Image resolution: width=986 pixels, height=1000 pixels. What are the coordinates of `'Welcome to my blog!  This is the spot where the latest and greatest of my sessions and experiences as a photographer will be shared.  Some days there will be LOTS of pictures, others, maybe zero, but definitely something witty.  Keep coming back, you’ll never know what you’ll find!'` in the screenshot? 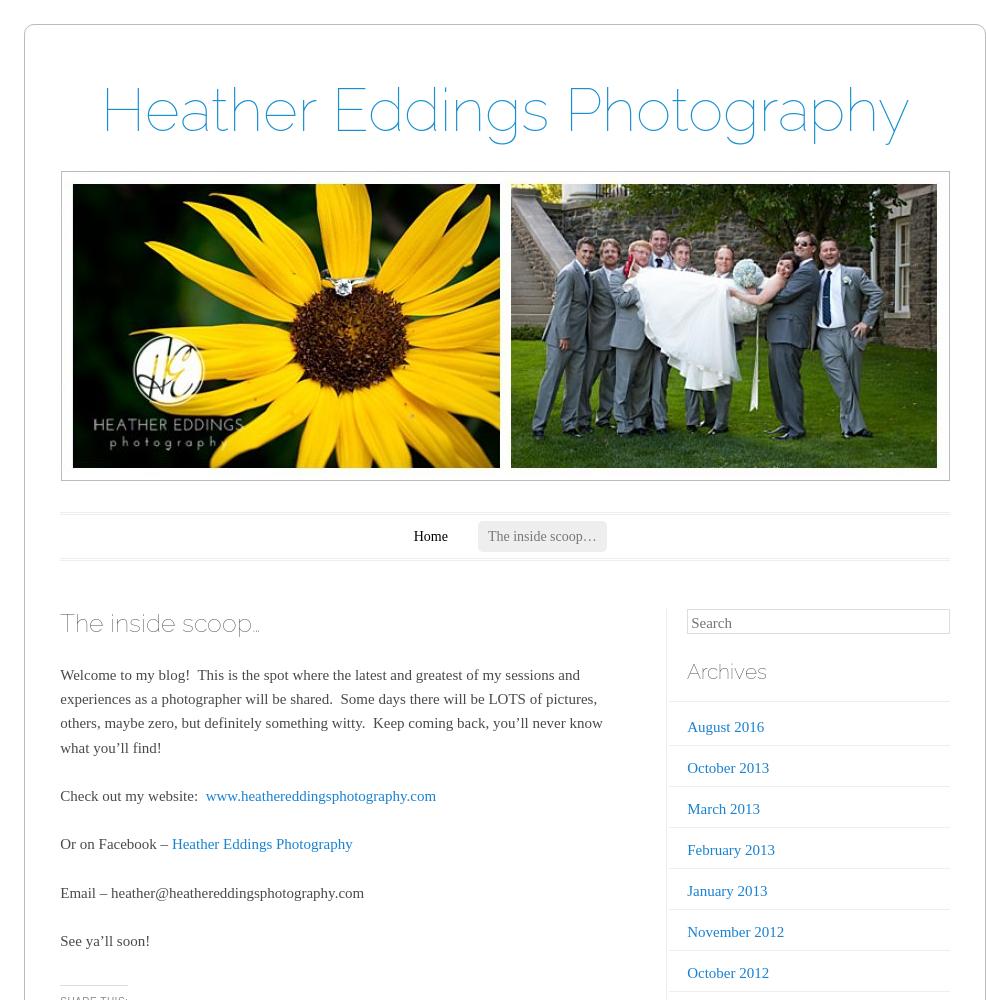 It's located at (330, 709).